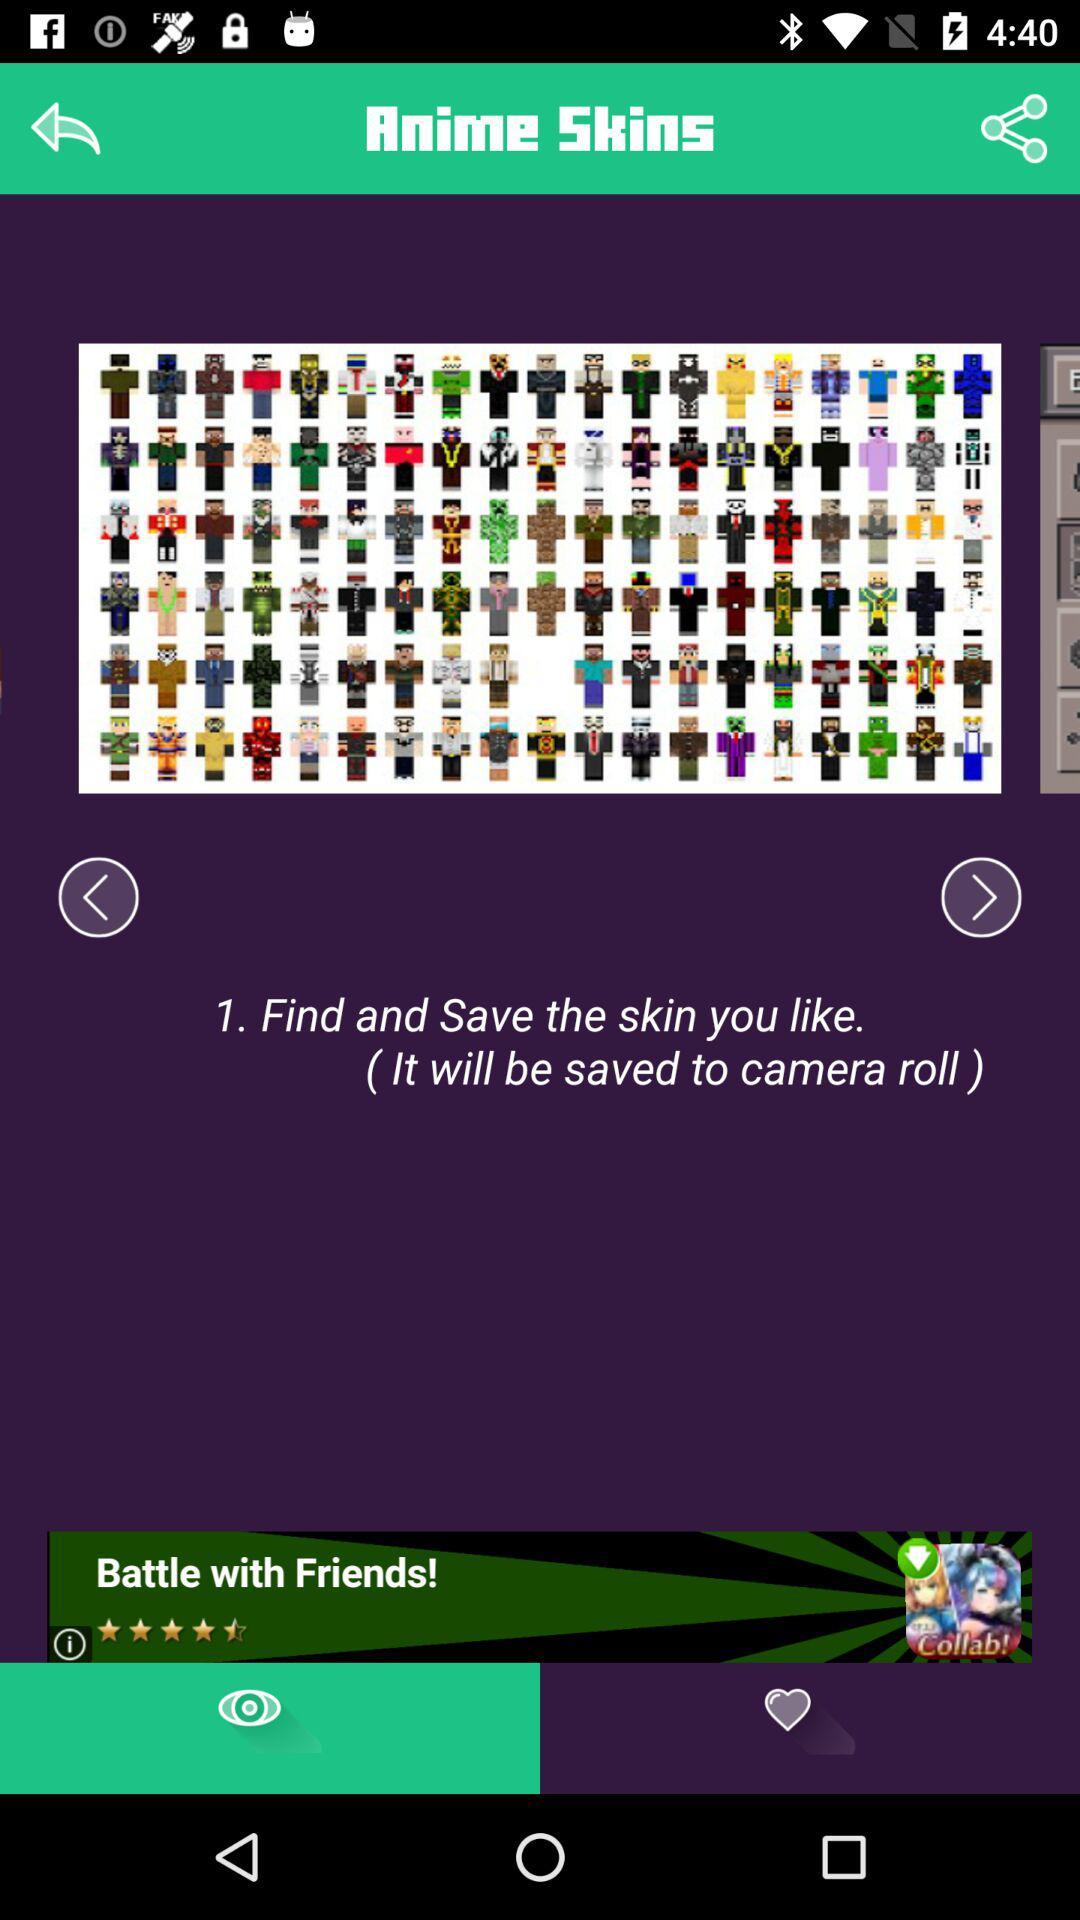 This screenshot has height=1920, width=1080. I want to click on the arrow_backward icon, so click(98, 896).